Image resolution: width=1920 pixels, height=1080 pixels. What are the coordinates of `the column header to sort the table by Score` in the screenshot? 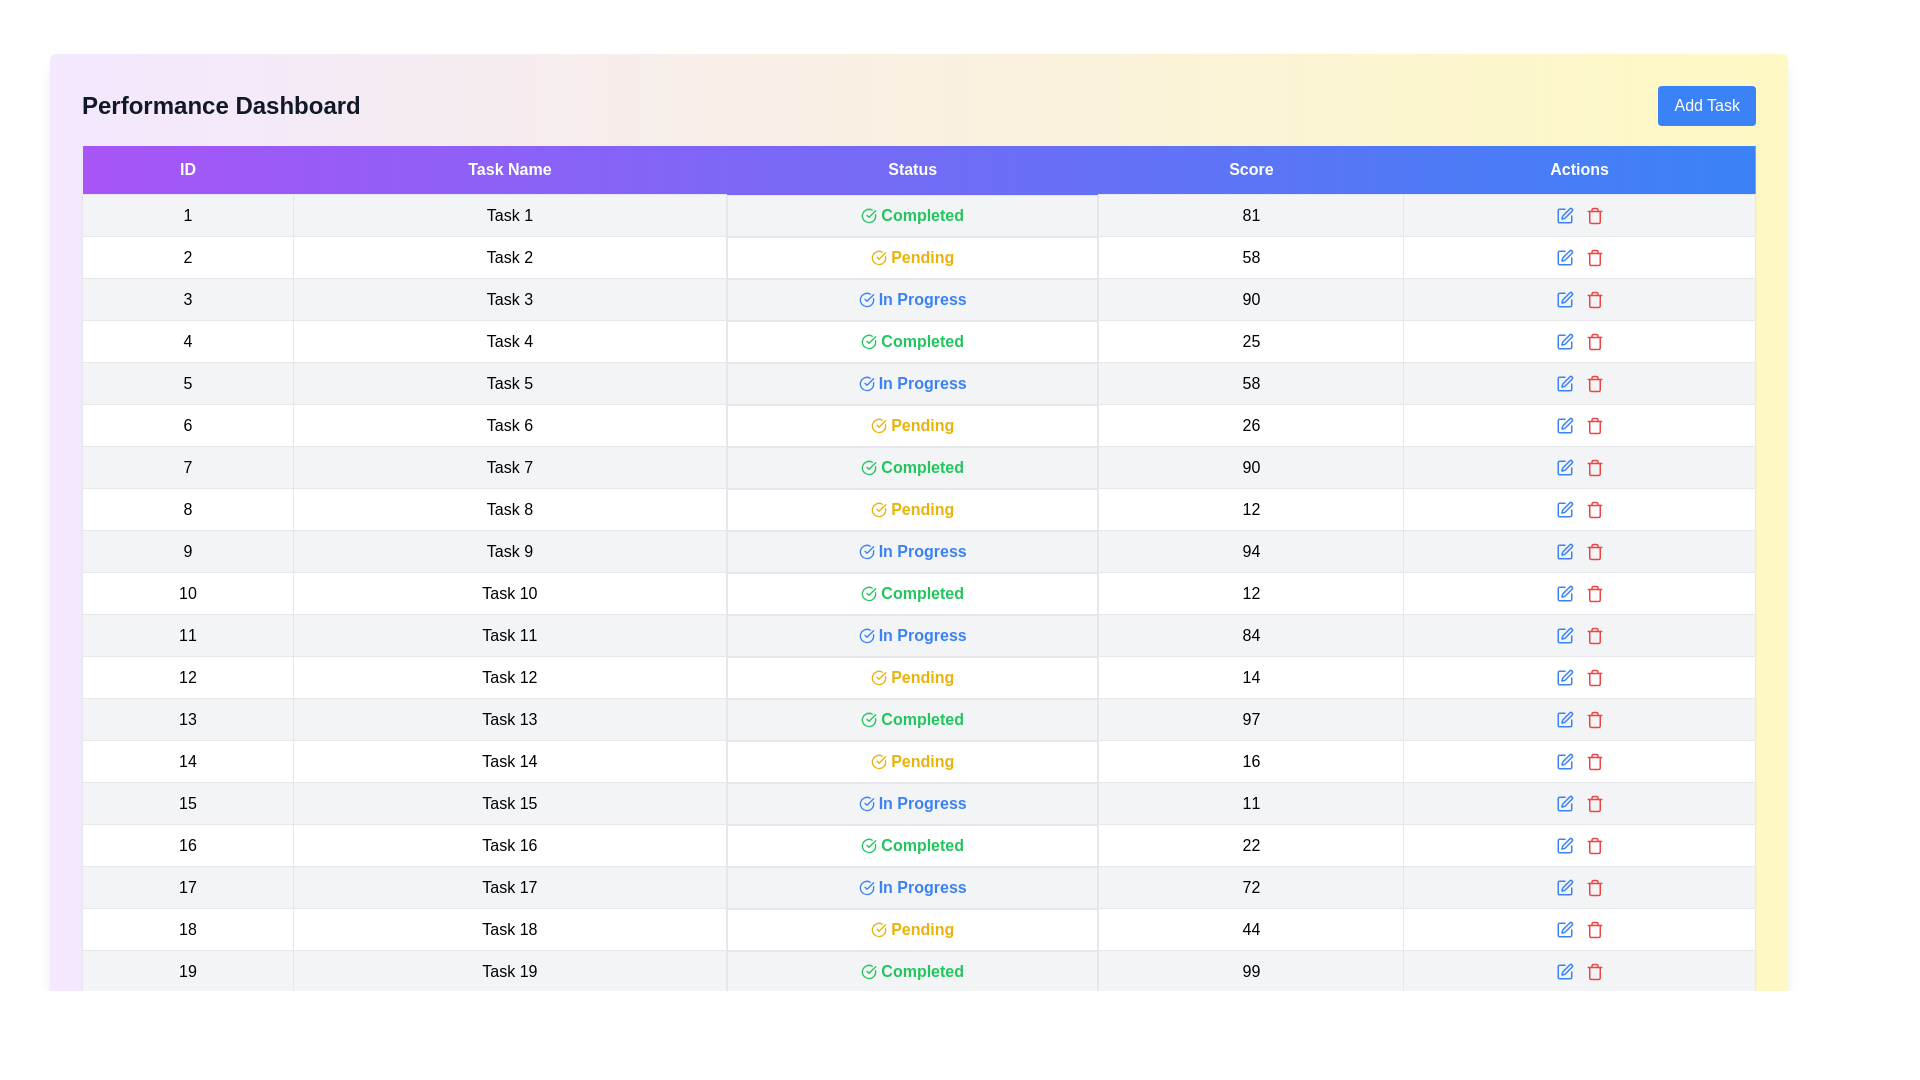 It's located at (1250, 169).